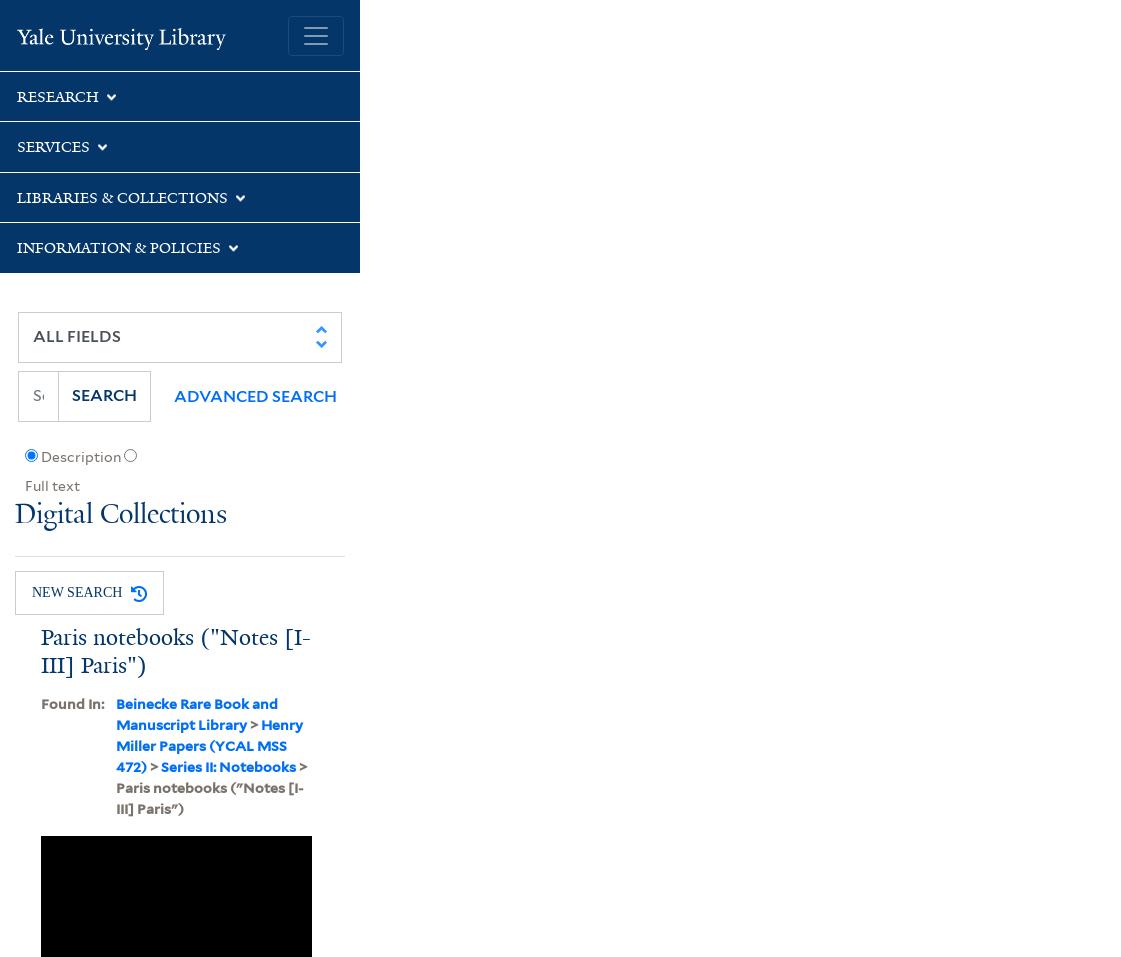  What do you see at coordinates (208, 745) in the screenshot?
I see `'Henry Miller Papers (YCAL MSS 472)'` at bounding box center [208, 745].